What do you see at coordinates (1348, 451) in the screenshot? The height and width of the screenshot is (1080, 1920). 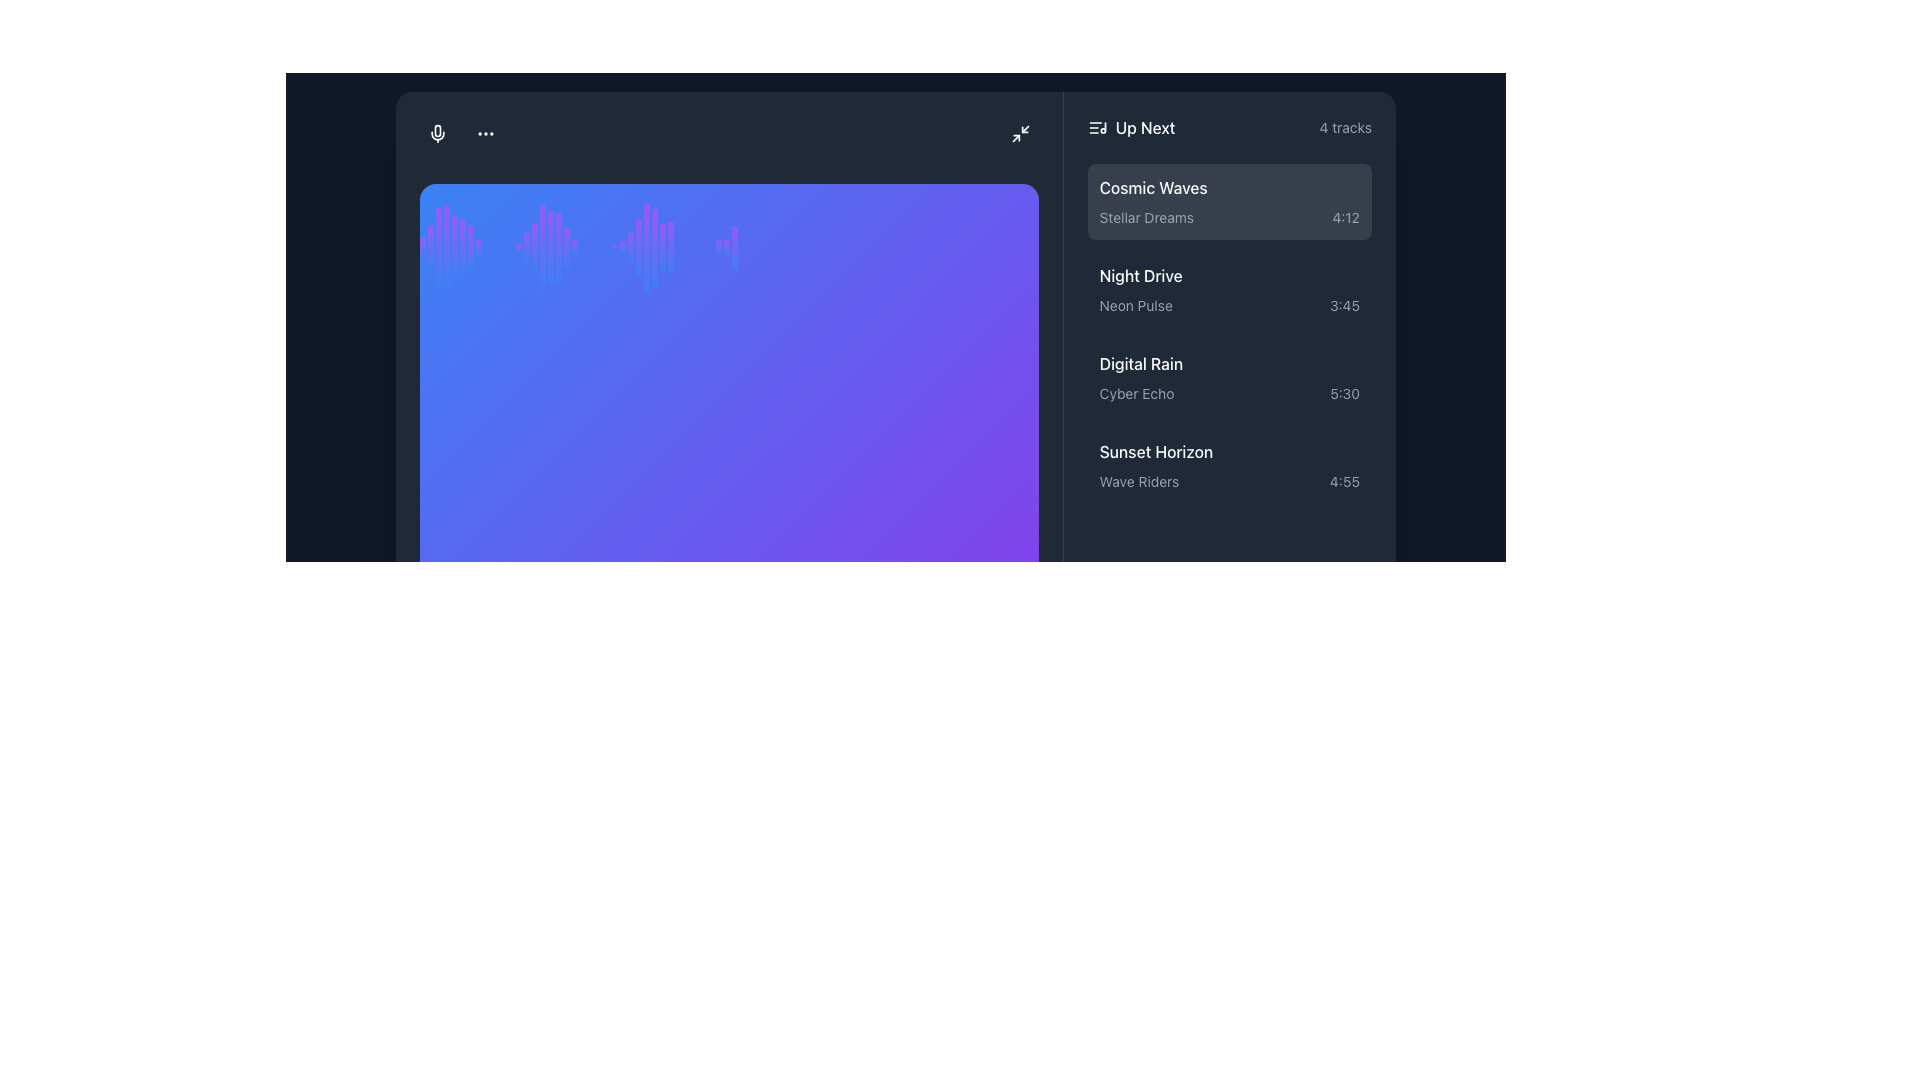 I see `the small white heart icon located in the 'Sunset Horizon' item of the 'Up Next' playlist` at bounding box center [1348, 451].